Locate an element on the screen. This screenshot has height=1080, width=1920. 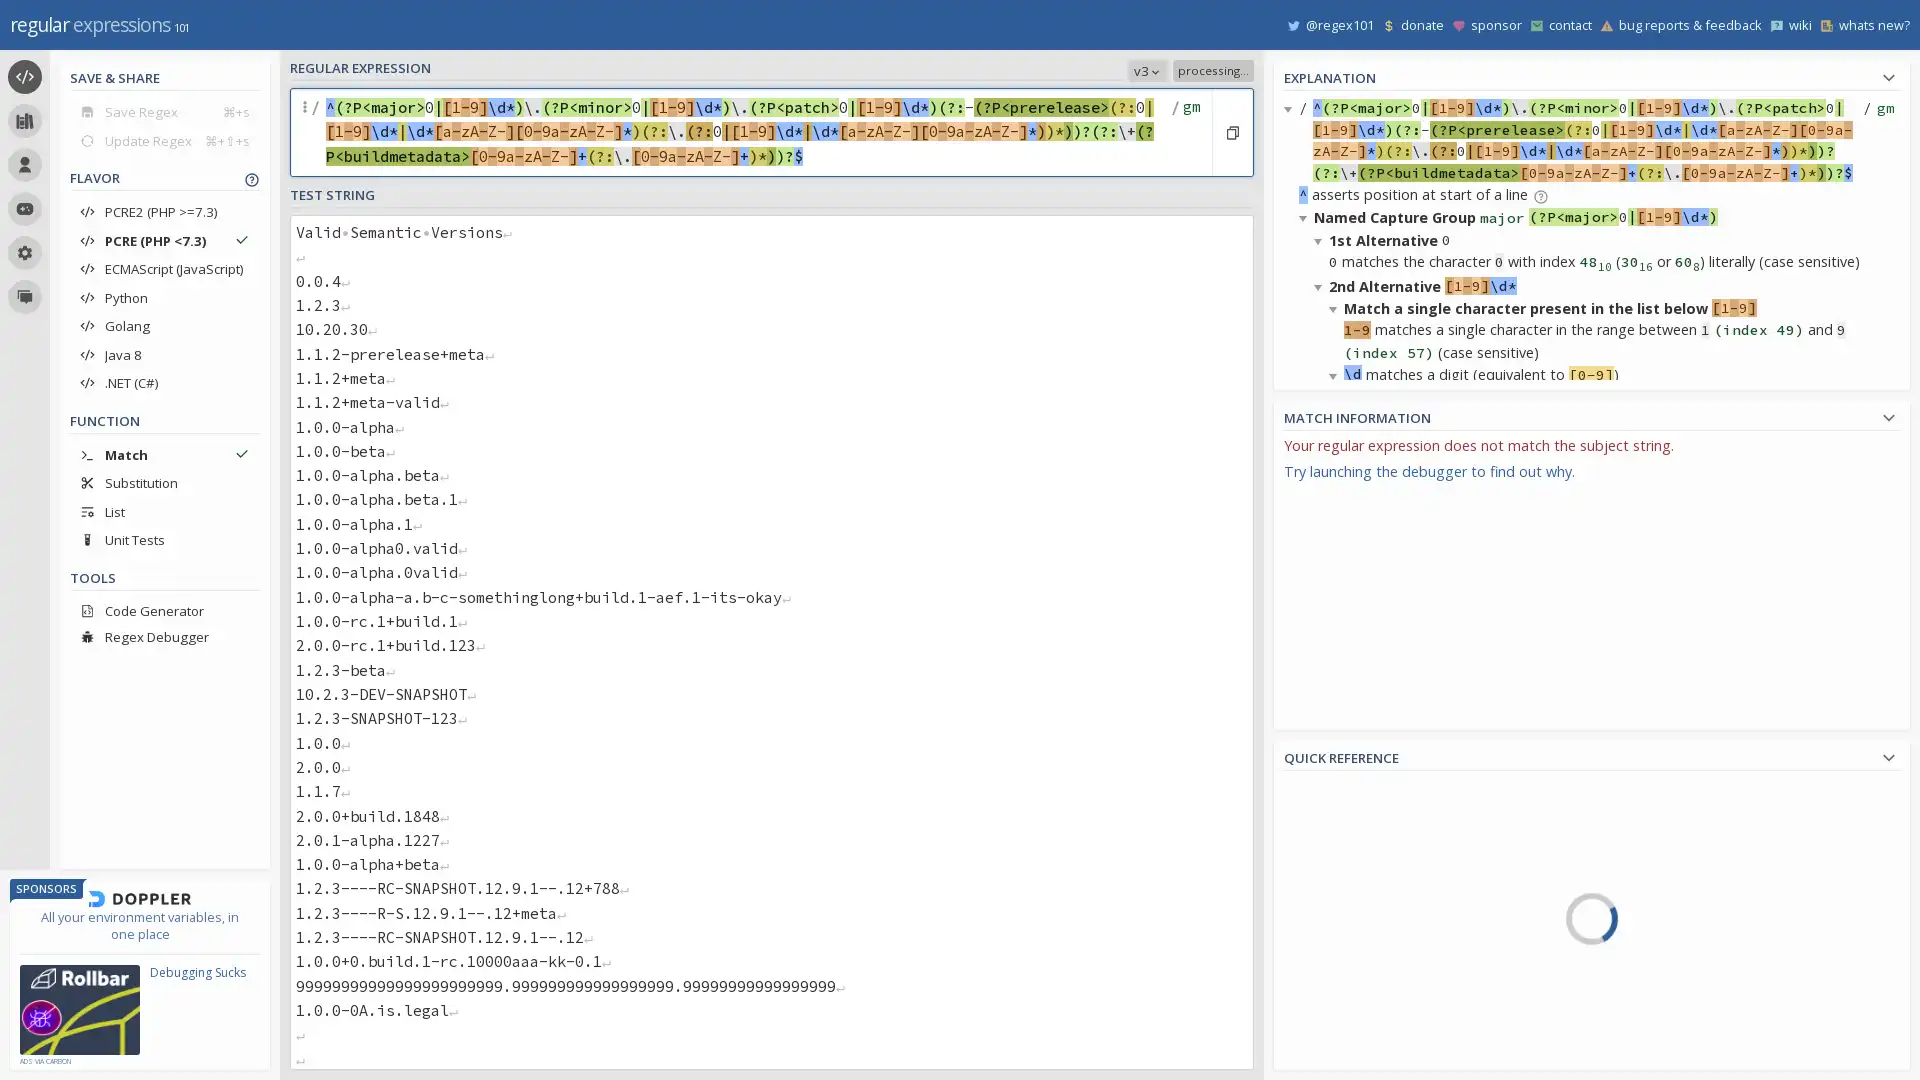
.NET (C#) is located at coordinates (164, 382).